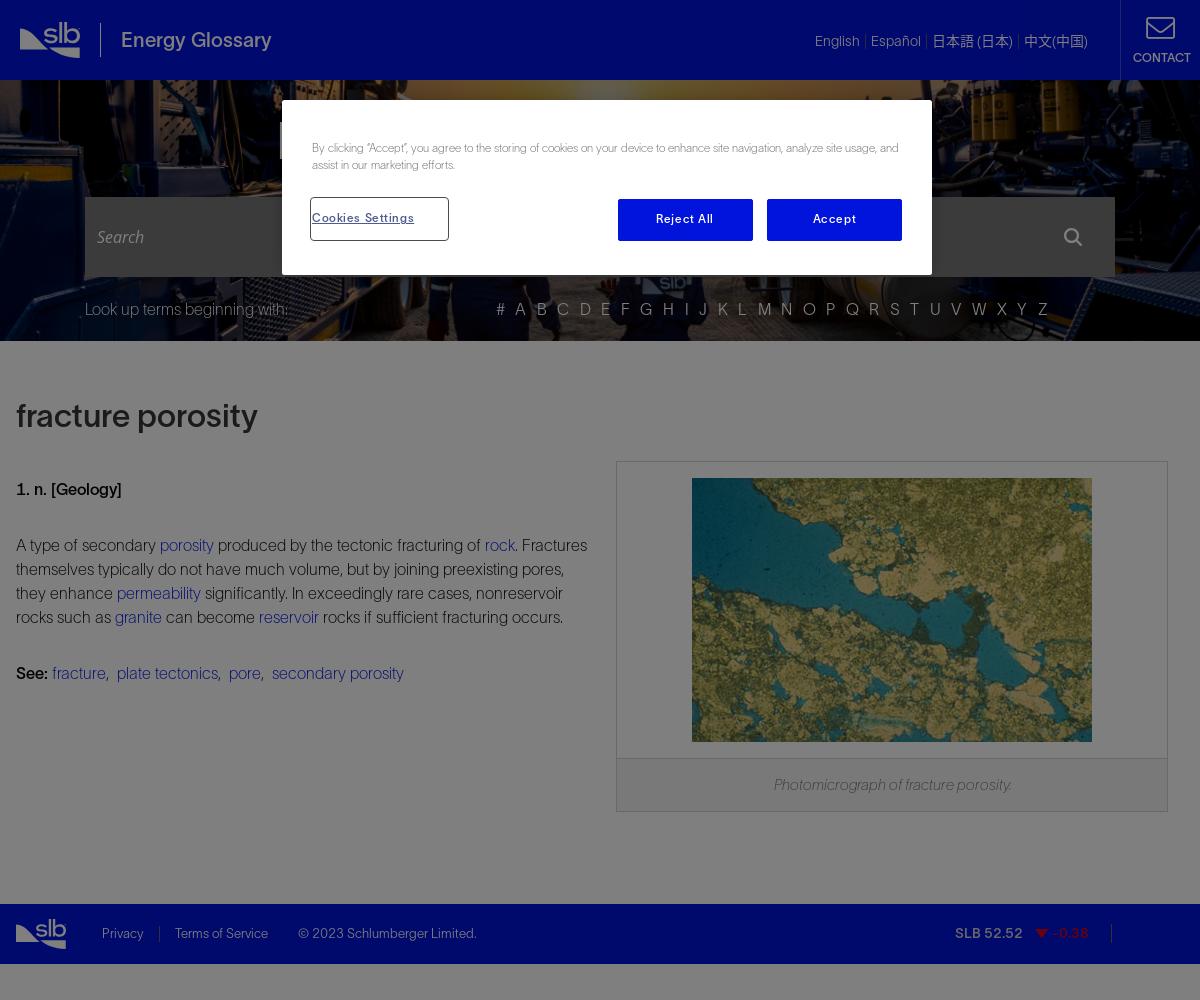 This screenshot has width=1200, height=1000. I want to click on 'Contact', so click(1132, 57).